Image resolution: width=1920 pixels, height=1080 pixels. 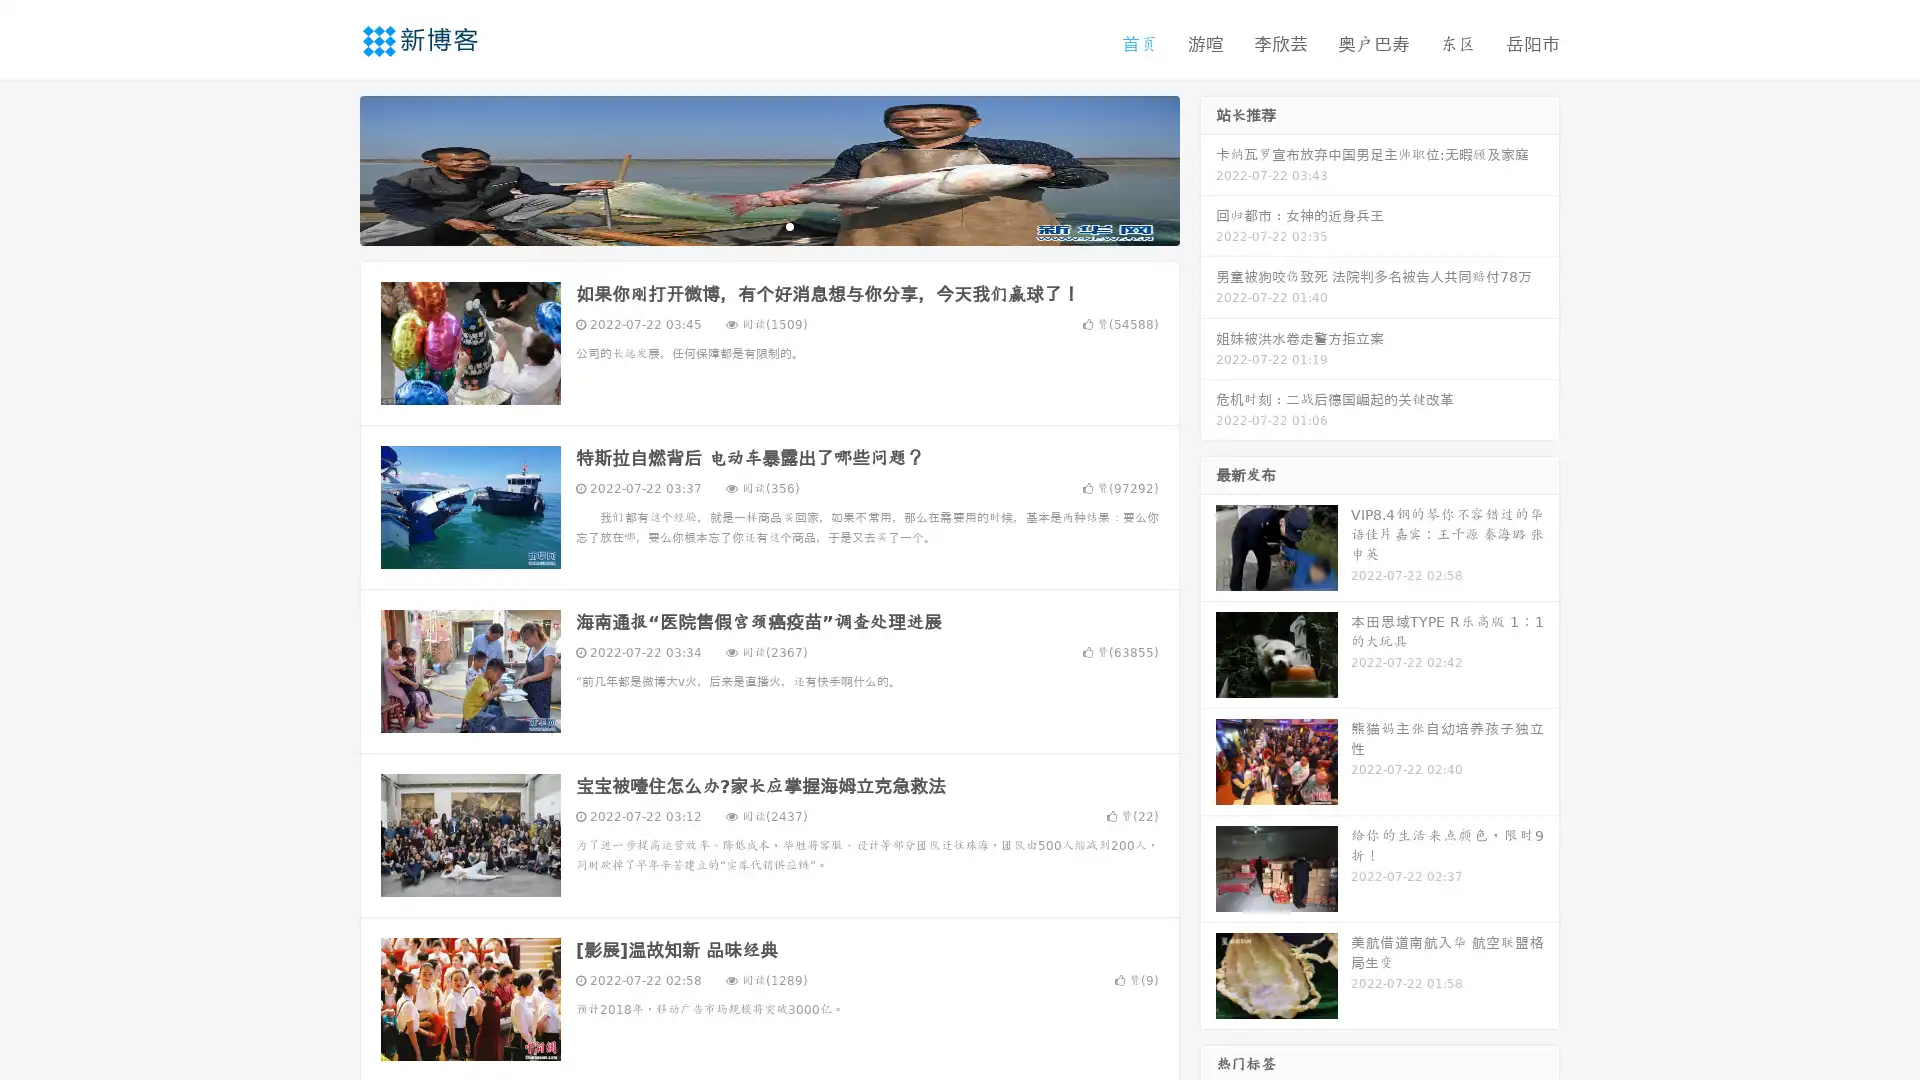 What do you see at coordinates (748, 225) in the screenshot?
I see `Go to slide 1` at bounding box center [748, 225].